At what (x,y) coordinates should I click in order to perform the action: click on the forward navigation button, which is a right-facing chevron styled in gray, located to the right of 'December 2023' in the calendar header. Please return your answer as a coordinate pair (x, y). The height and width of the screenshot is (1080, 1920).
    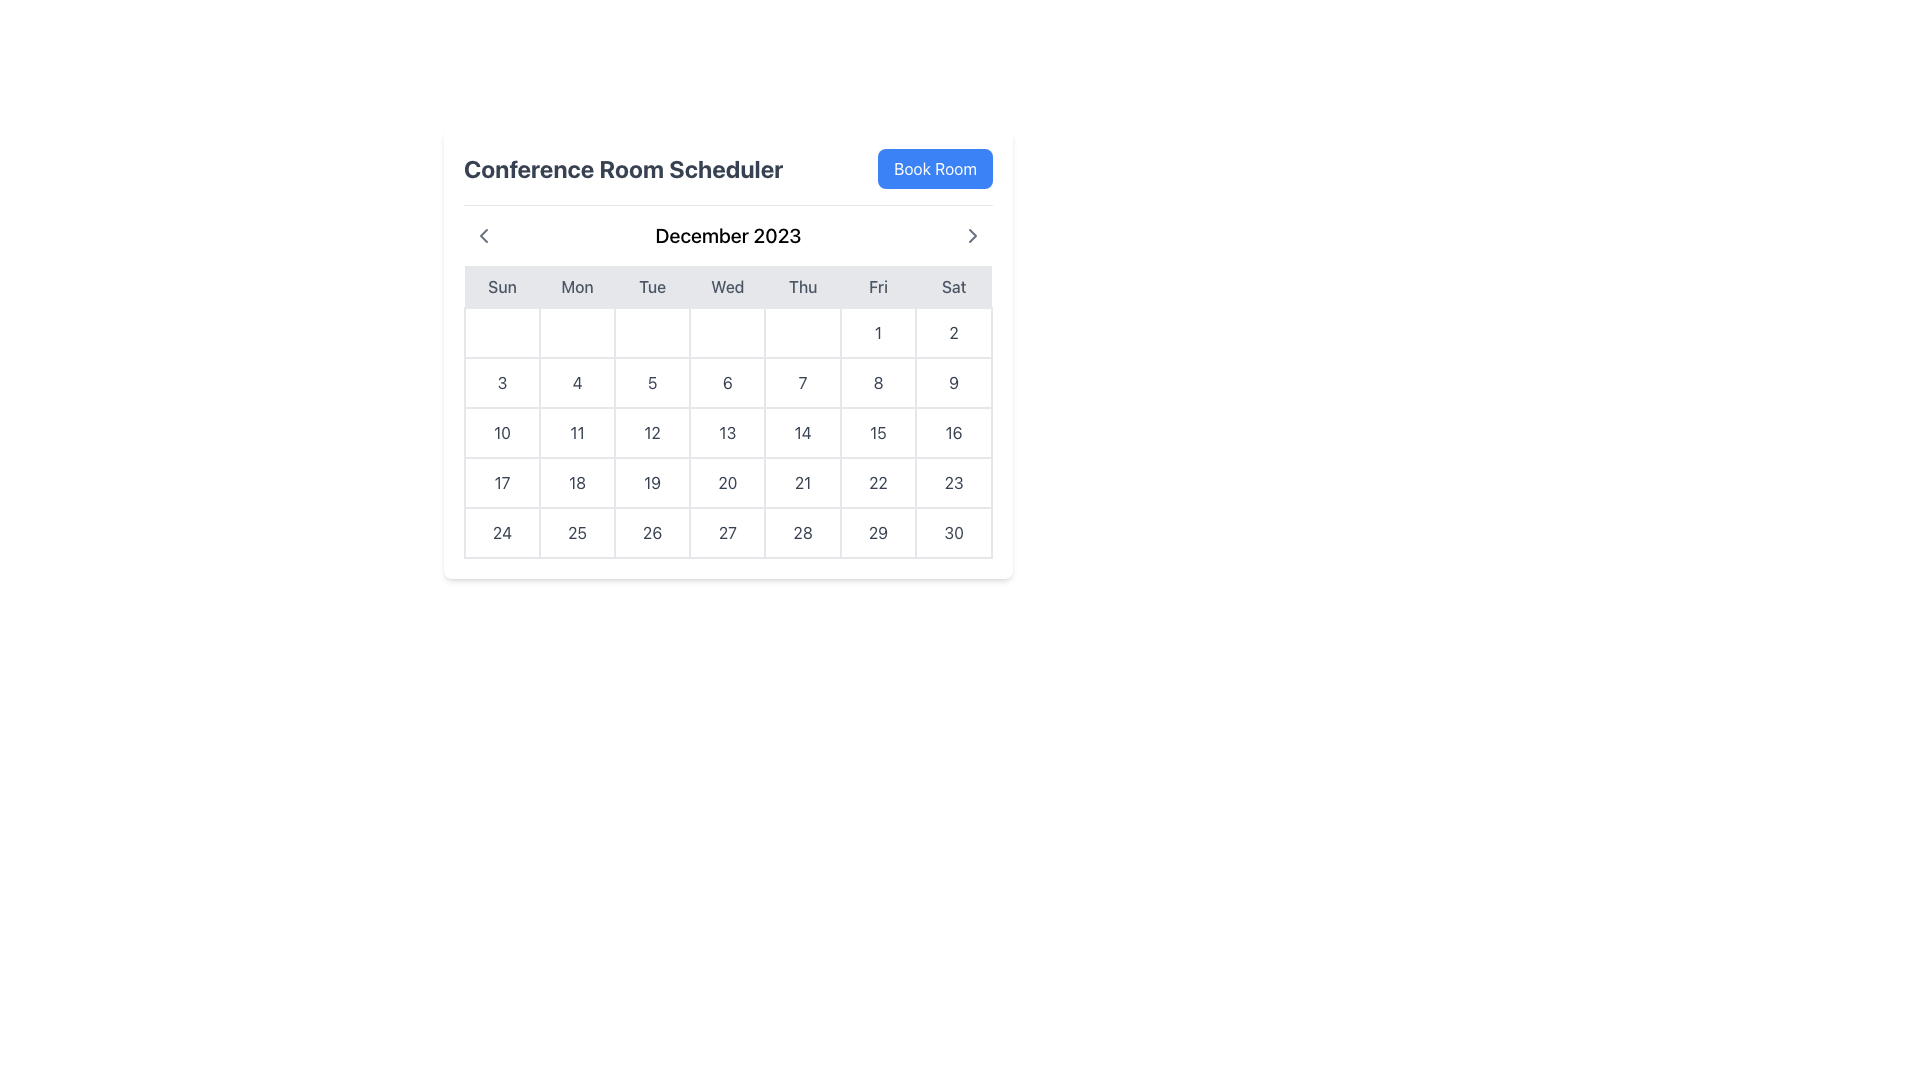
    Looking at the image, I should click on (973, 234).